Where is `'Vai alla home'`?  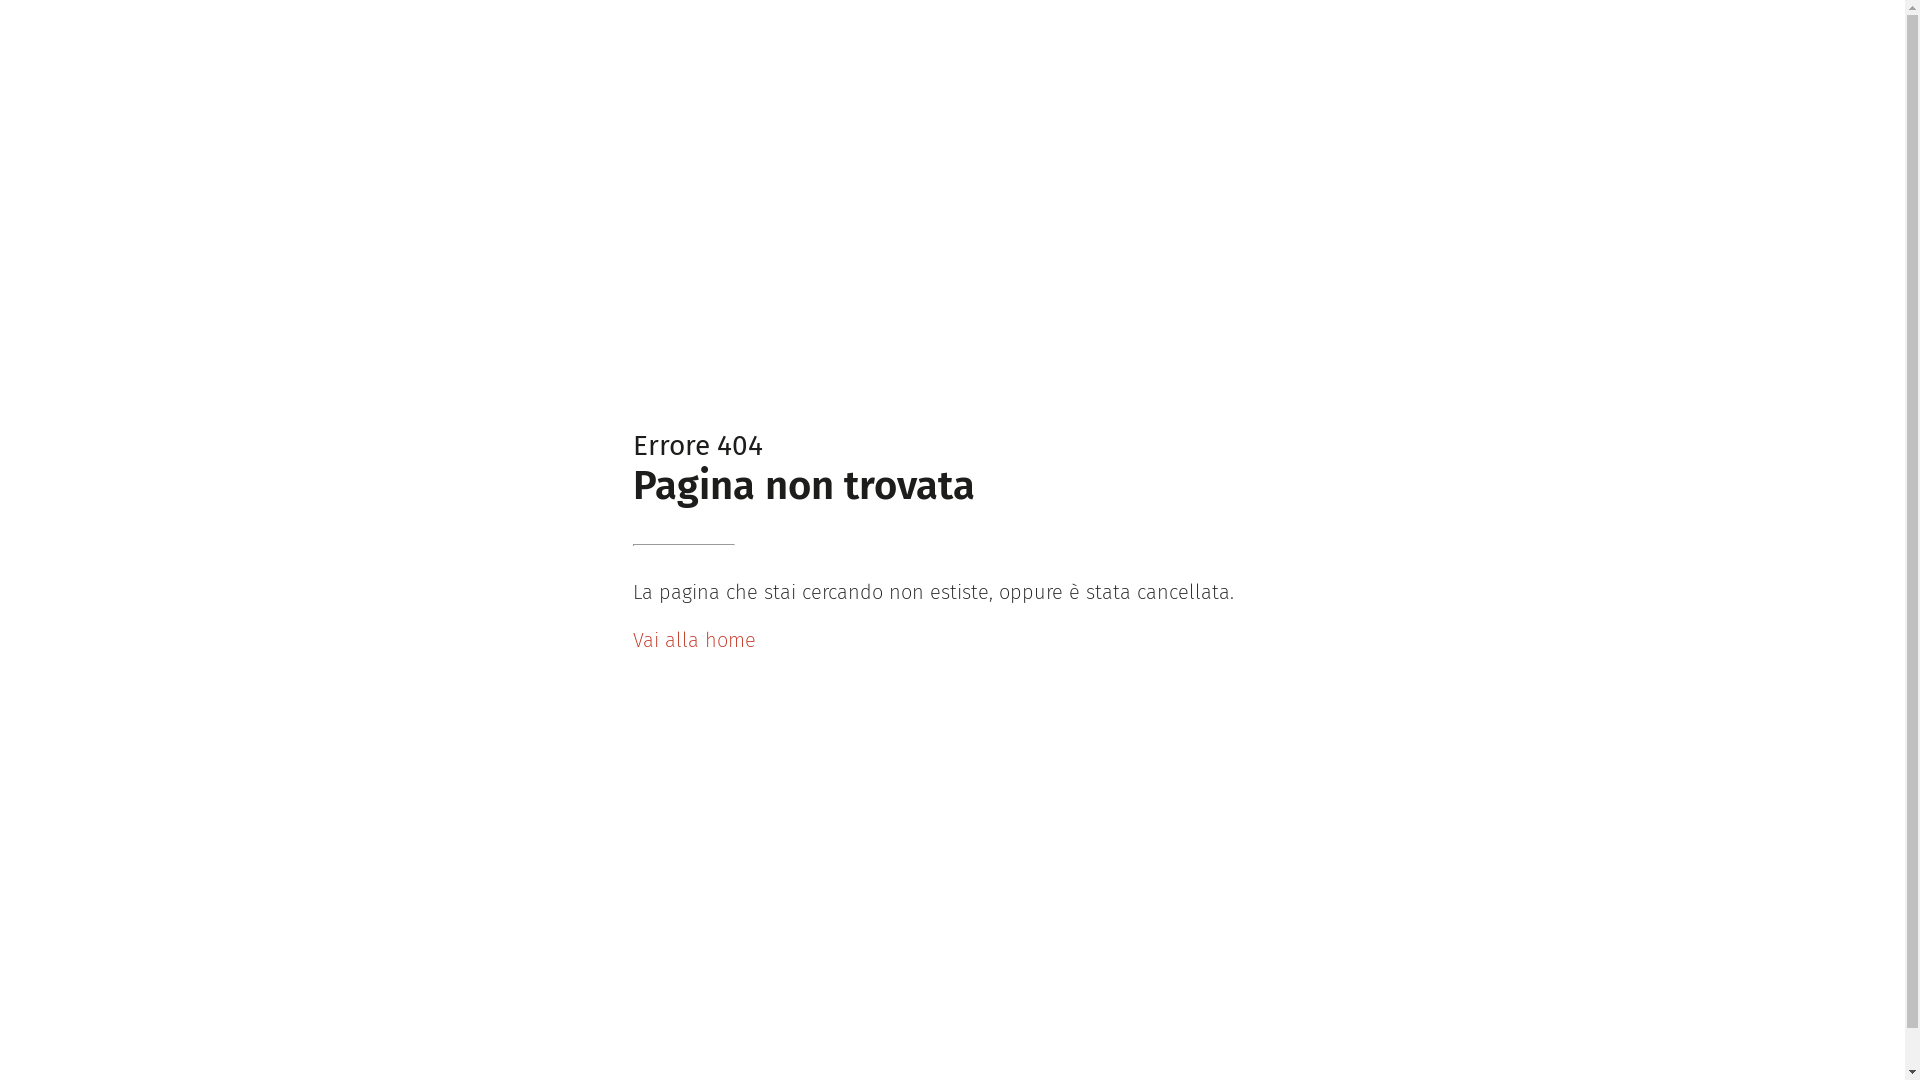
'Vai alla home' is located at coordinates (693, 640).